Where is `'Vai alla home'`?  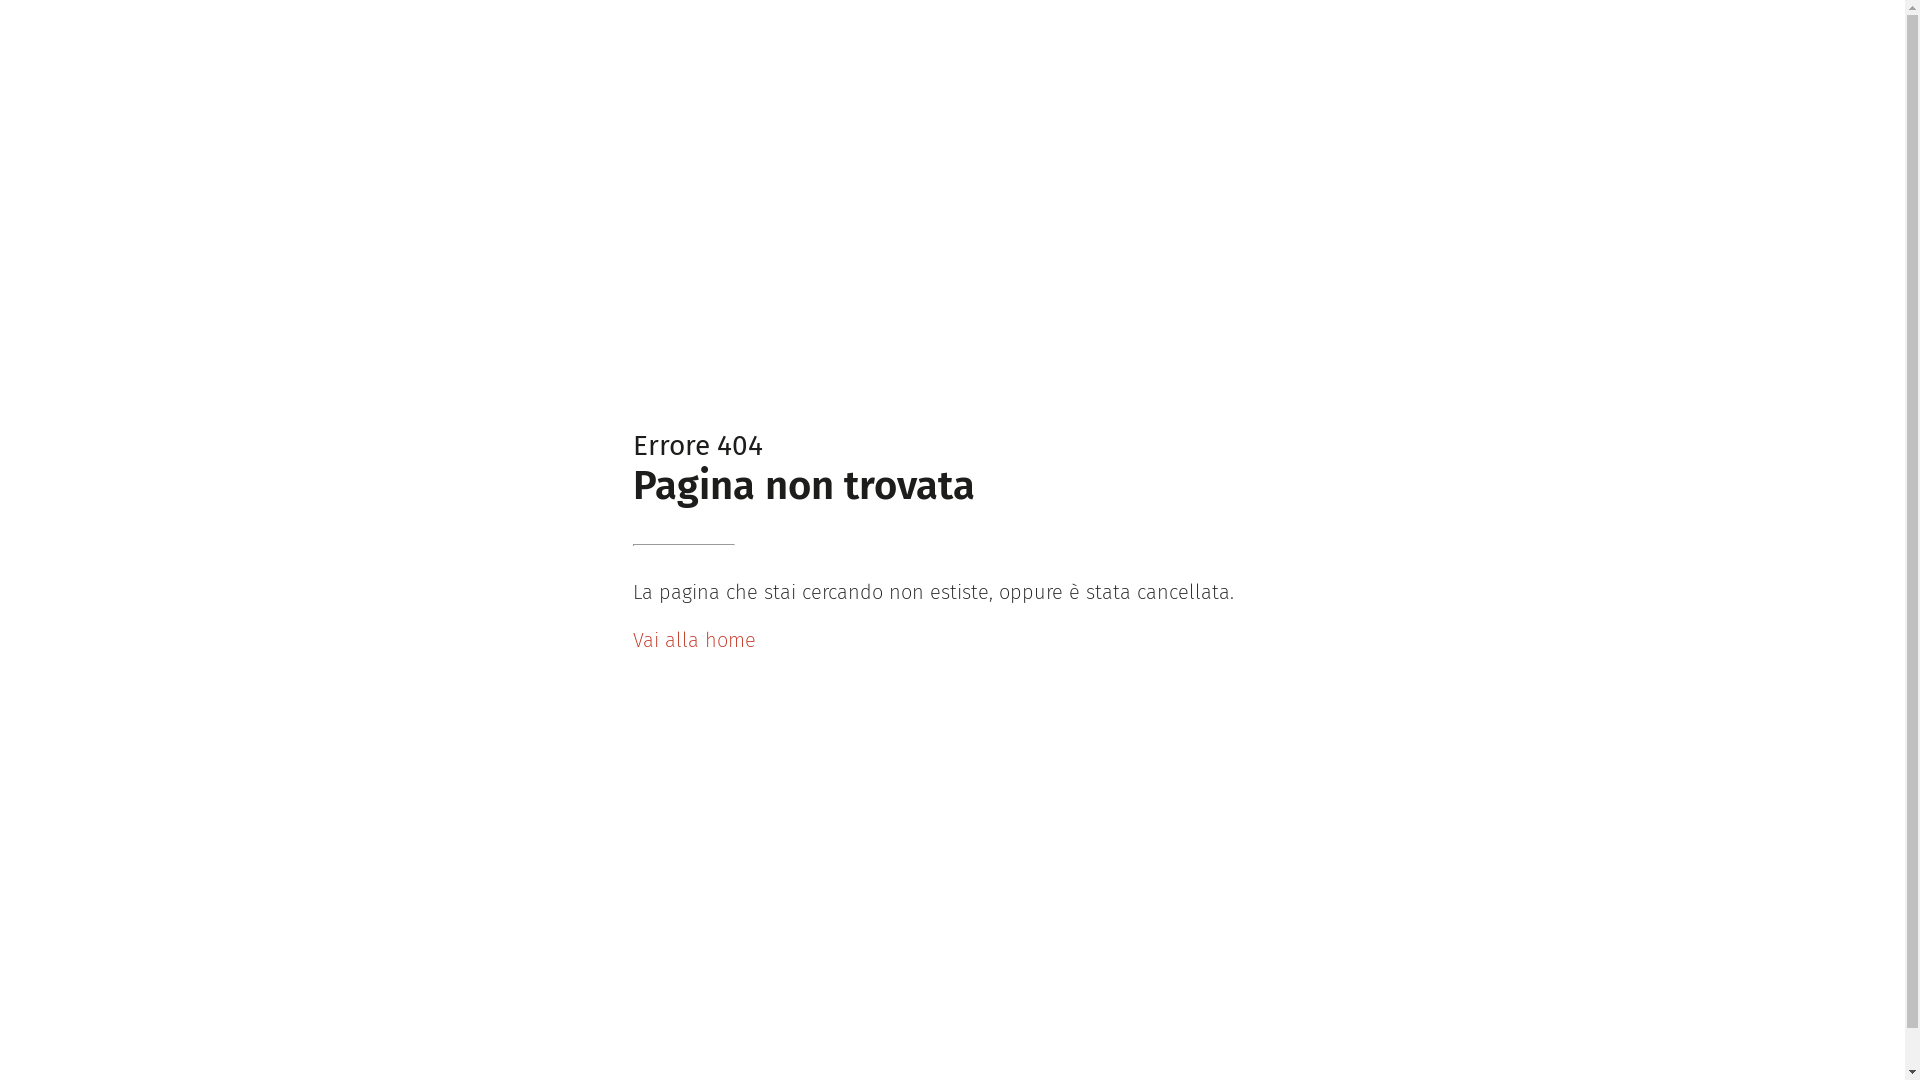
'Vai alla home' is located at coordinates (693, 640).